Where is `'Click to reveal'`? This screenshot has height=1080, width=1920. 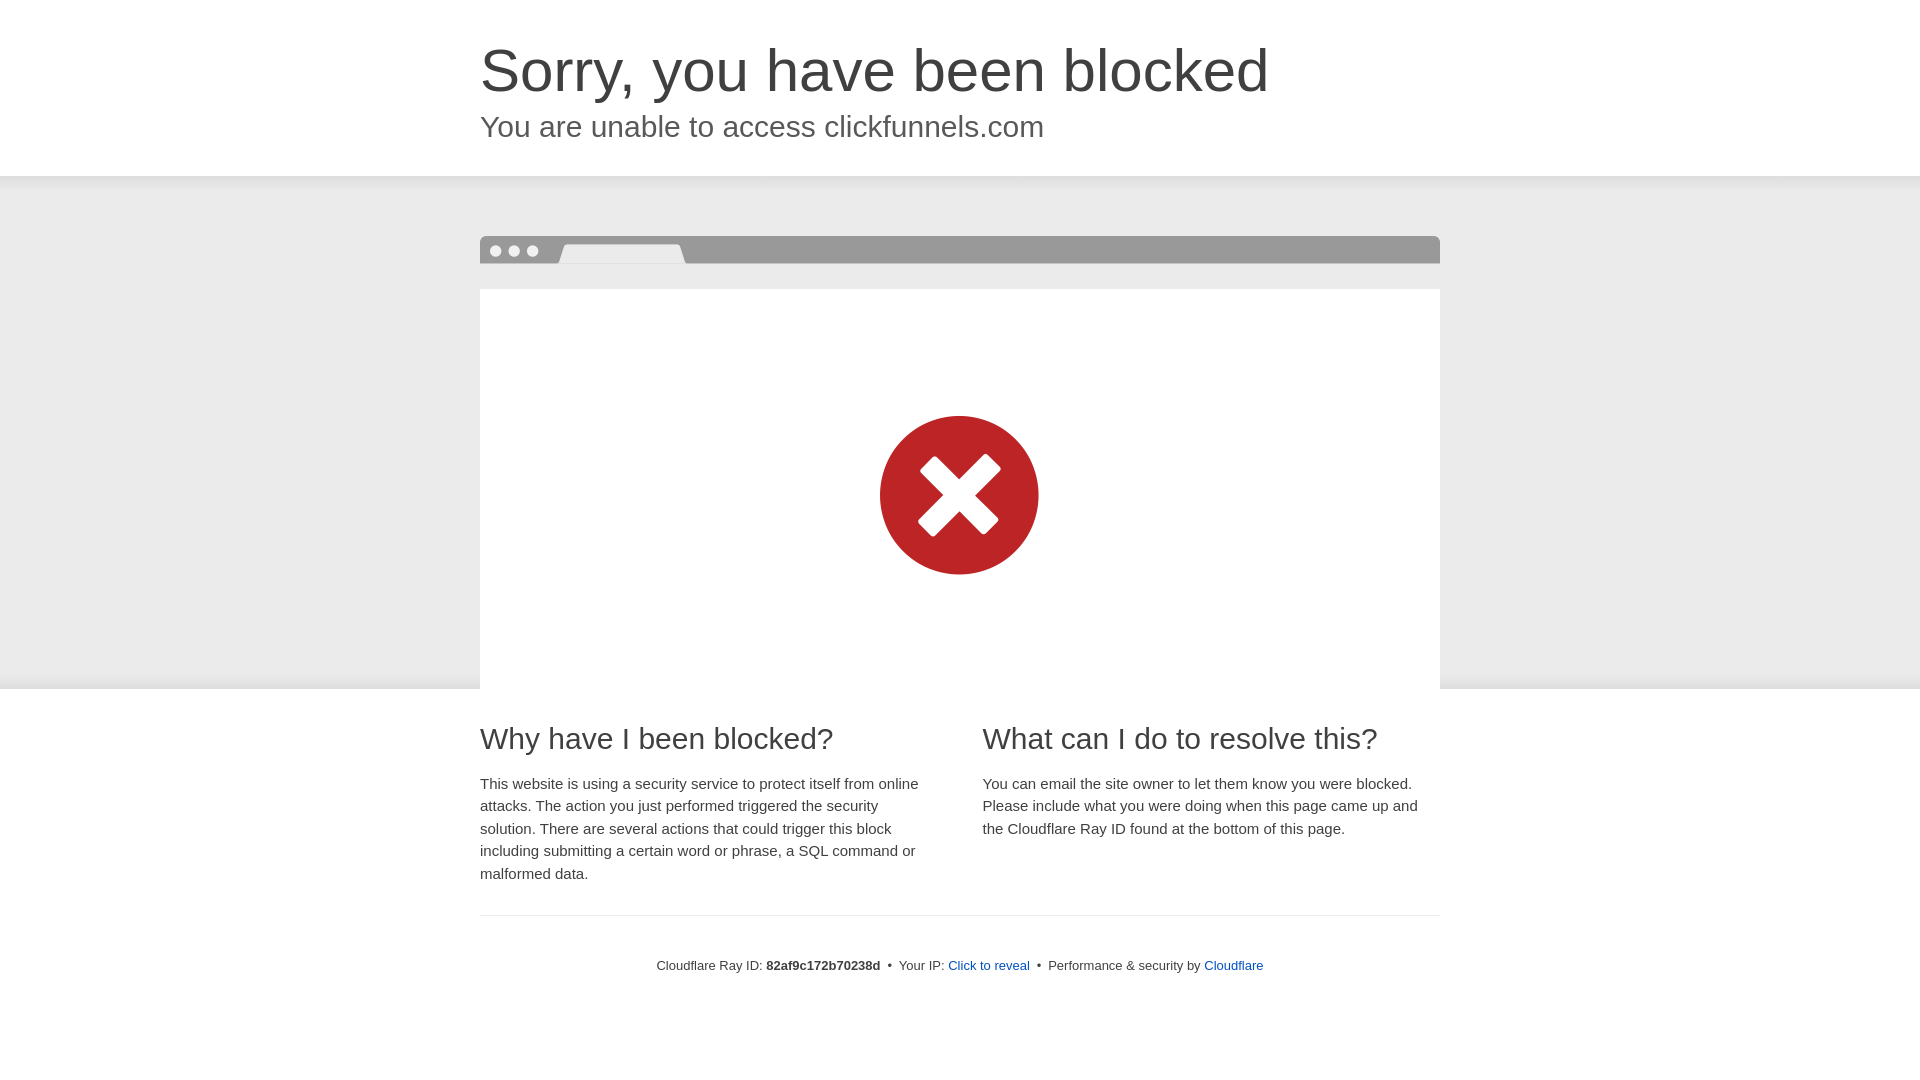 'Click to reveal' is located at coordinates (988, 964).